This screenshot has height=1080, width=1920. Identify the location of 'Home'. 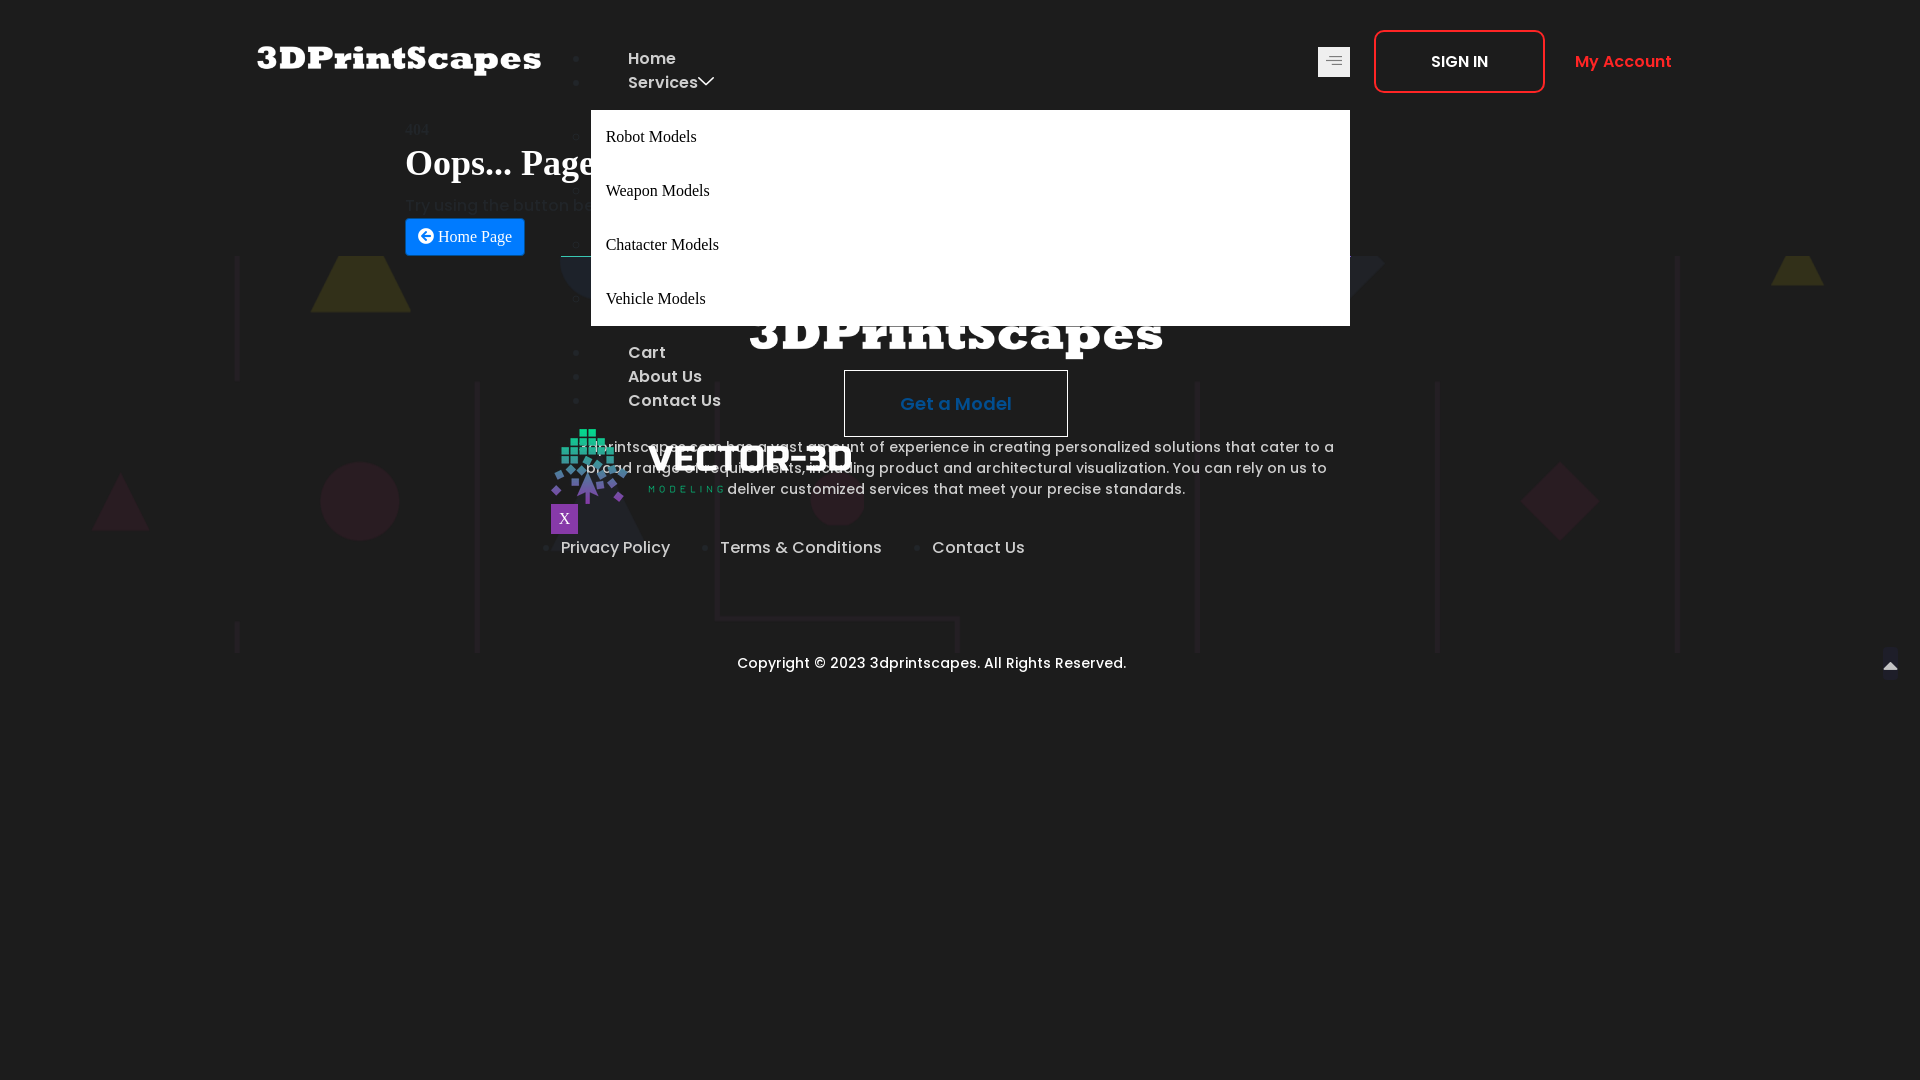
(652, 57).